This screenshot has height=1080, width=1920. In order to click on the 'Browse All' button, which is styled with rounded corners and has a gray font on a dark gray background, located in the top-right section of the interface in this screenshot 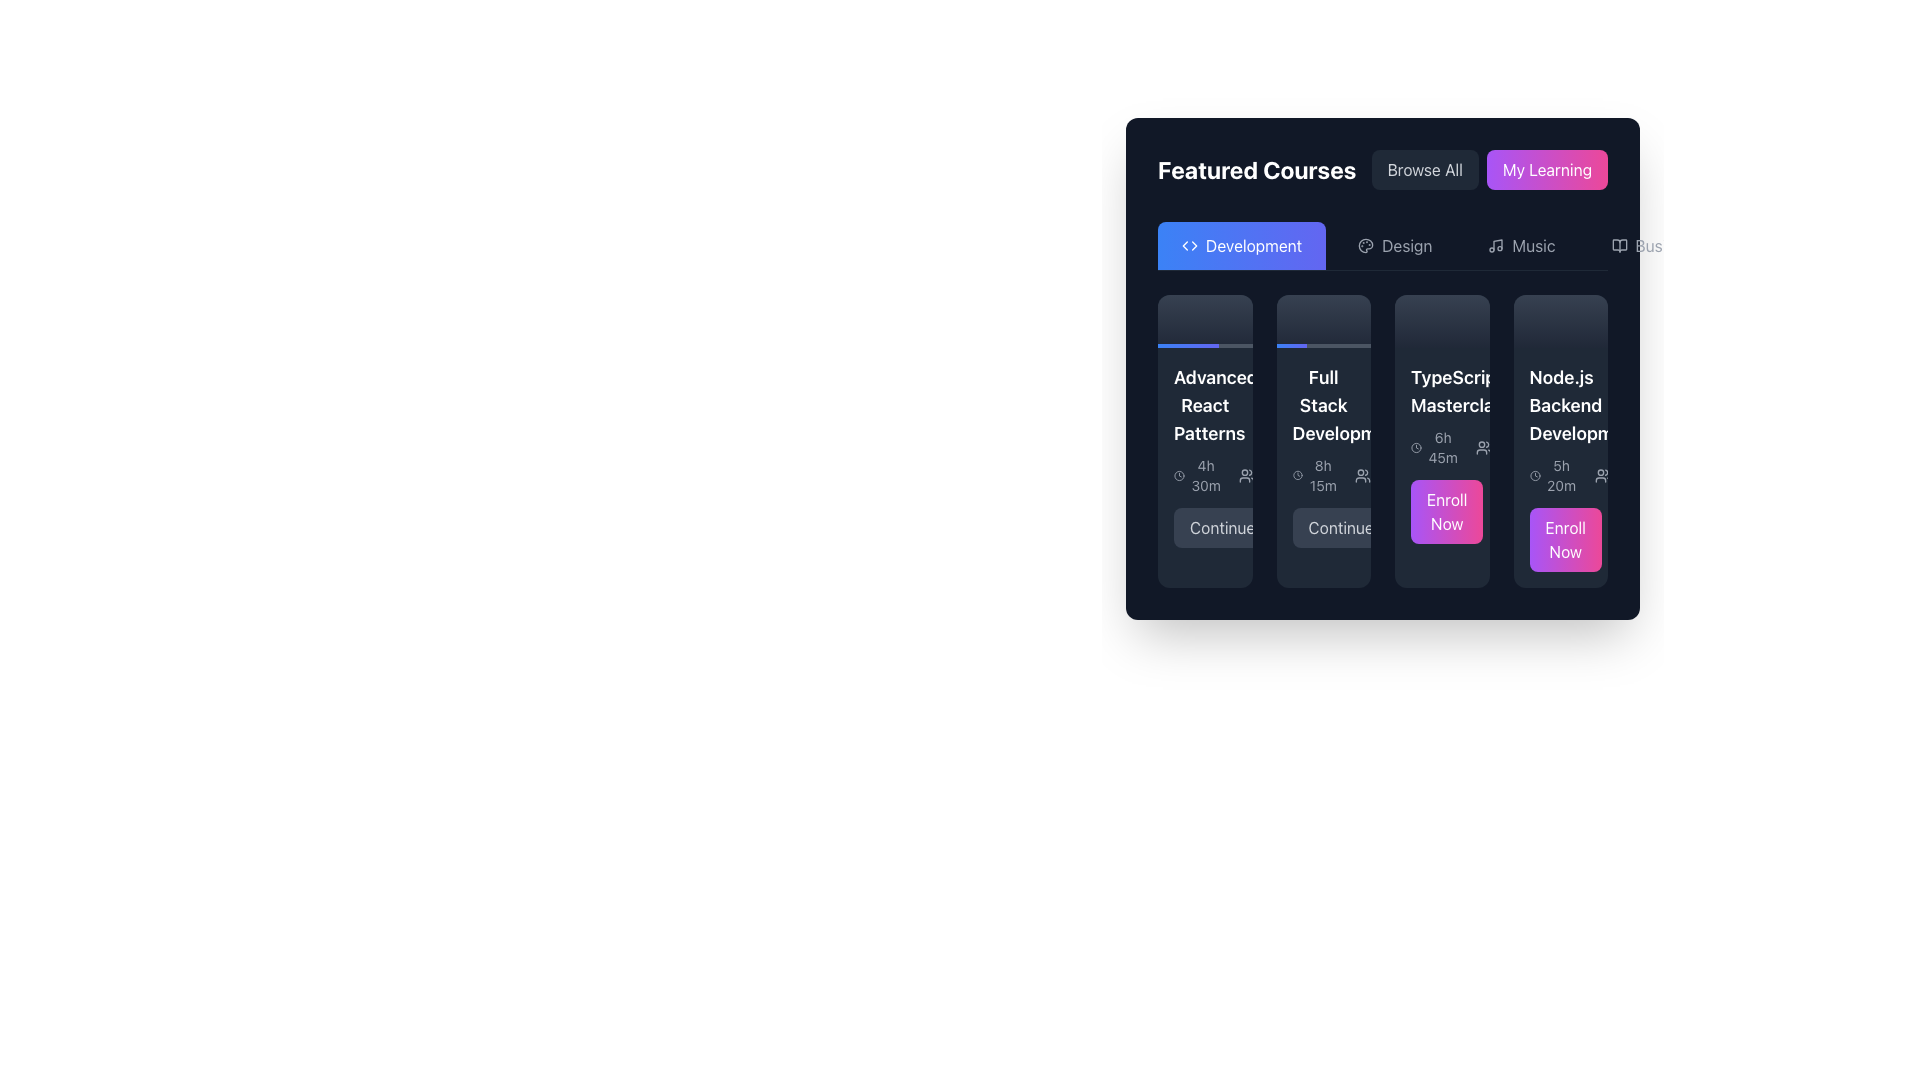, I will do `click(1424, 168)`.